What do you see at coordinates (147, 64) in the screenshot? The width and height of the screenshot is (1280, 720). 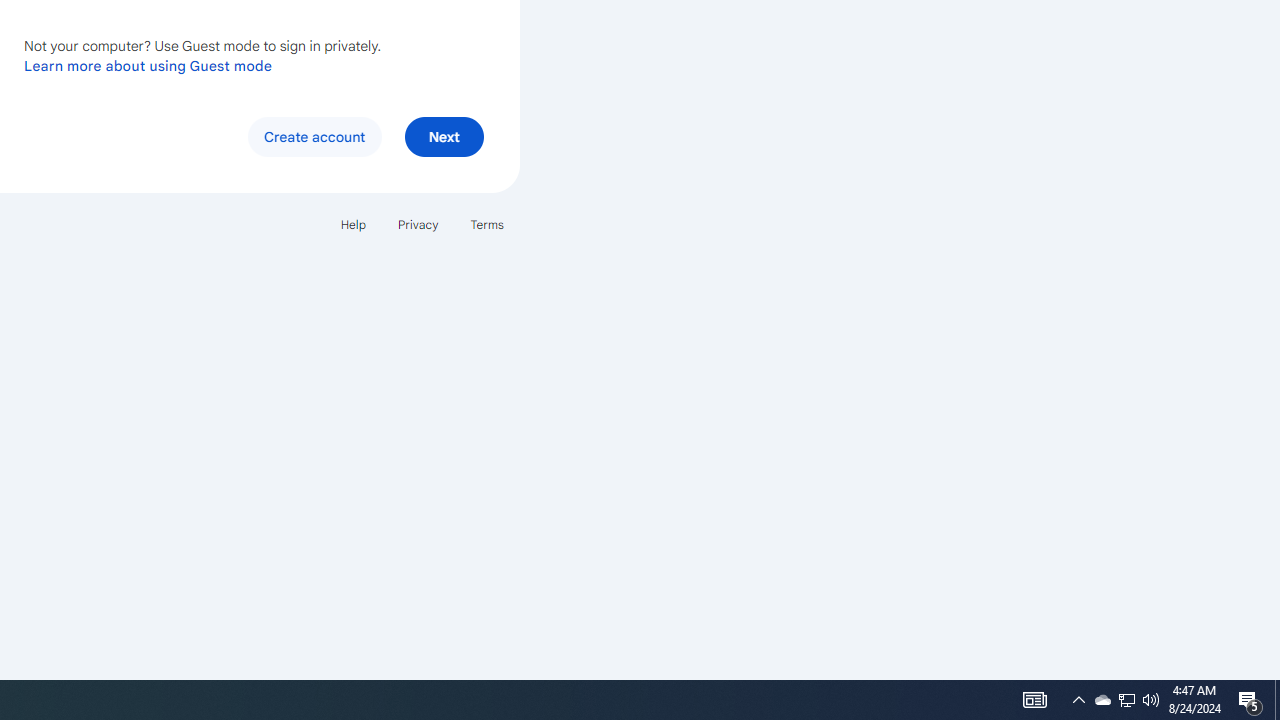 I see `'Learn more about using Guest mode'` at bounding box center [147, 64].